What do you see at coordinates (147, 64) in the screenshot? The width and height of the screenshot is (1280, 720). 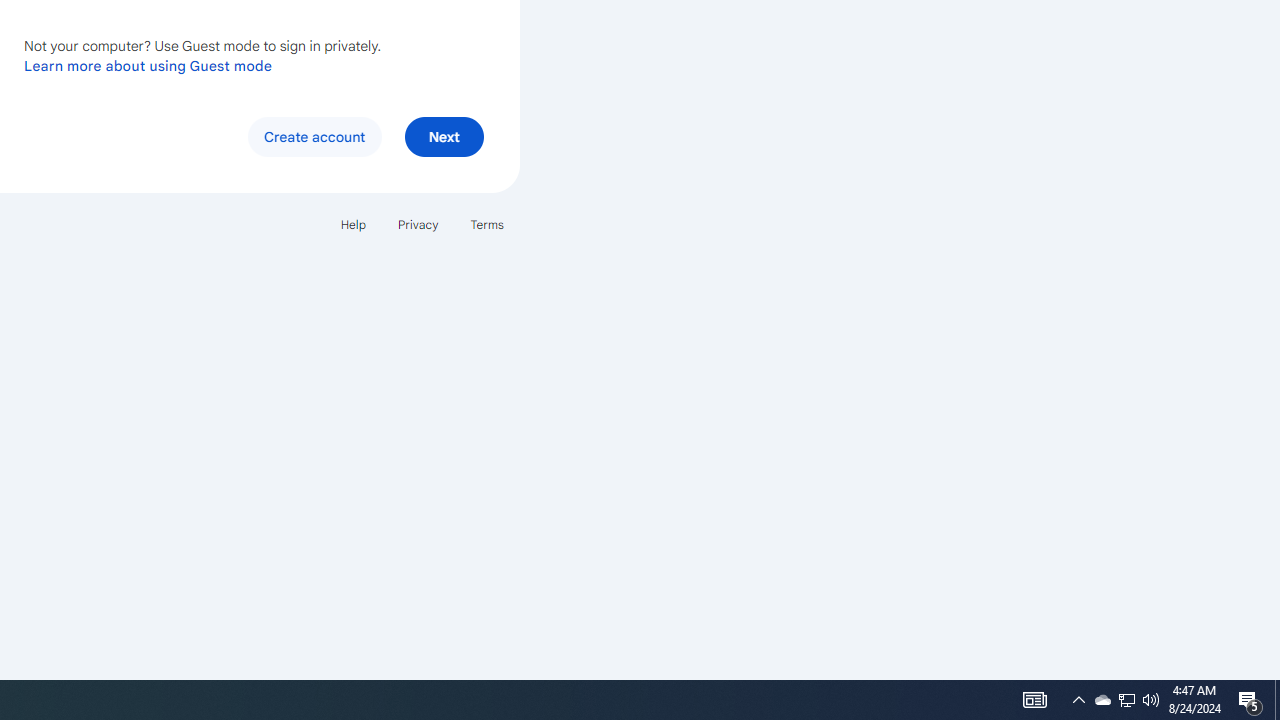 I see `'Learn more about using Guest mode'` at bounding box center [147, 64].